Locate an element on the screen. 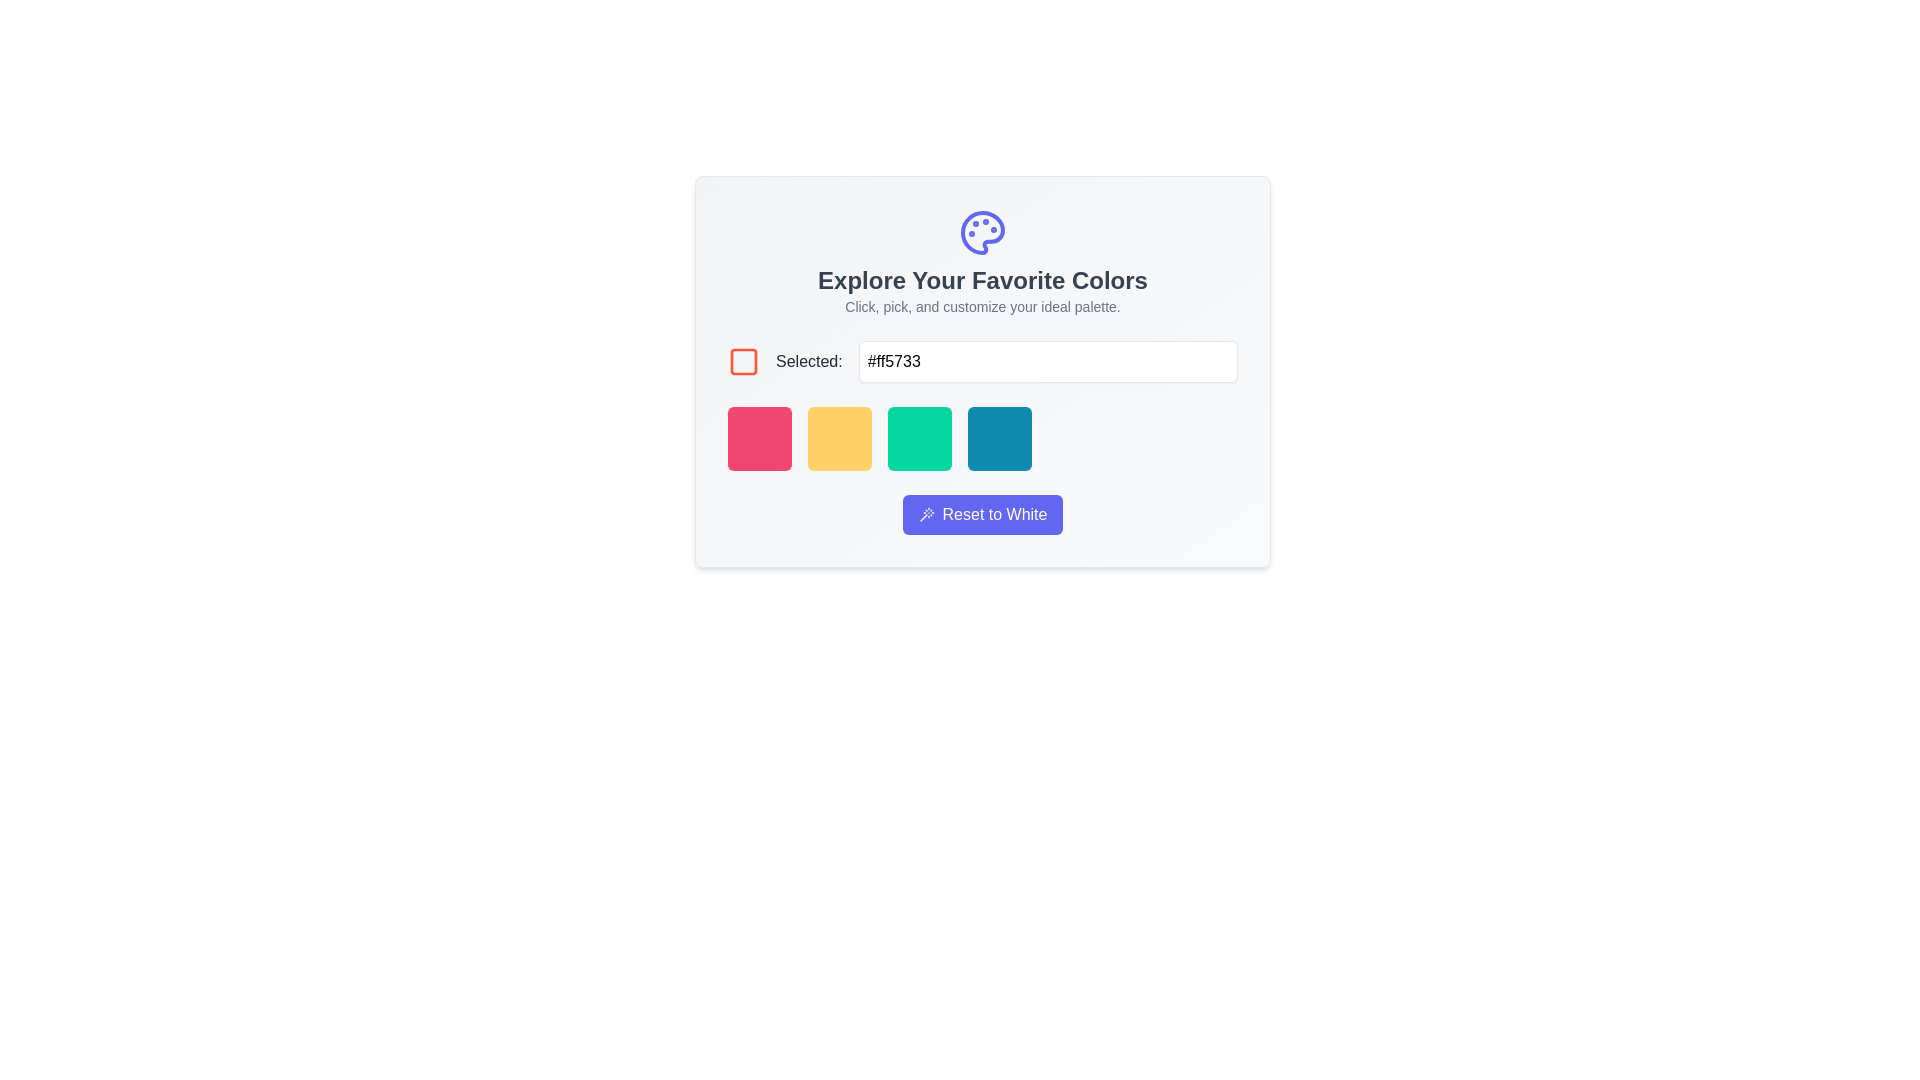 The image size is (1920, 1080). to select text in the Text Input Box for hexadecimal color code input located beside the label 'Selected:' is located at coordinates (1047, 362).